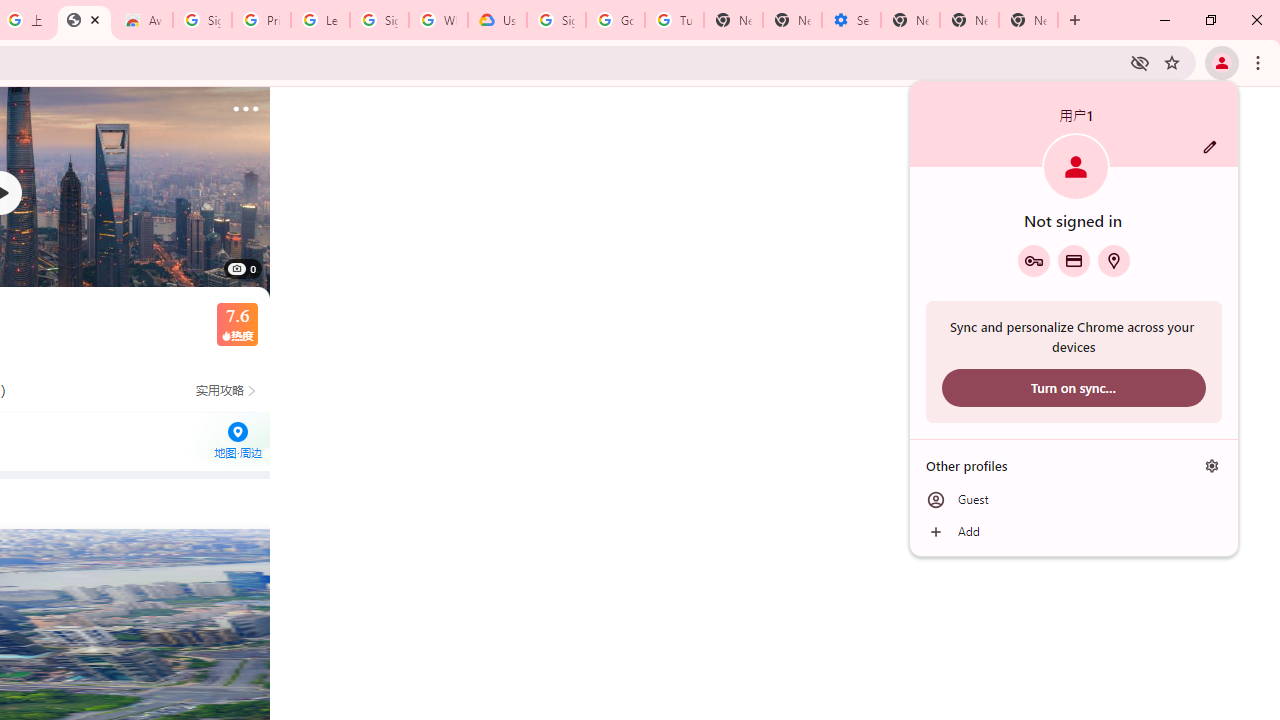 The image size is (1280, 720). Describe the element at coordinates (202, 20) in the screenshot. I see `'Sign in - Google Accounts'` at that location.